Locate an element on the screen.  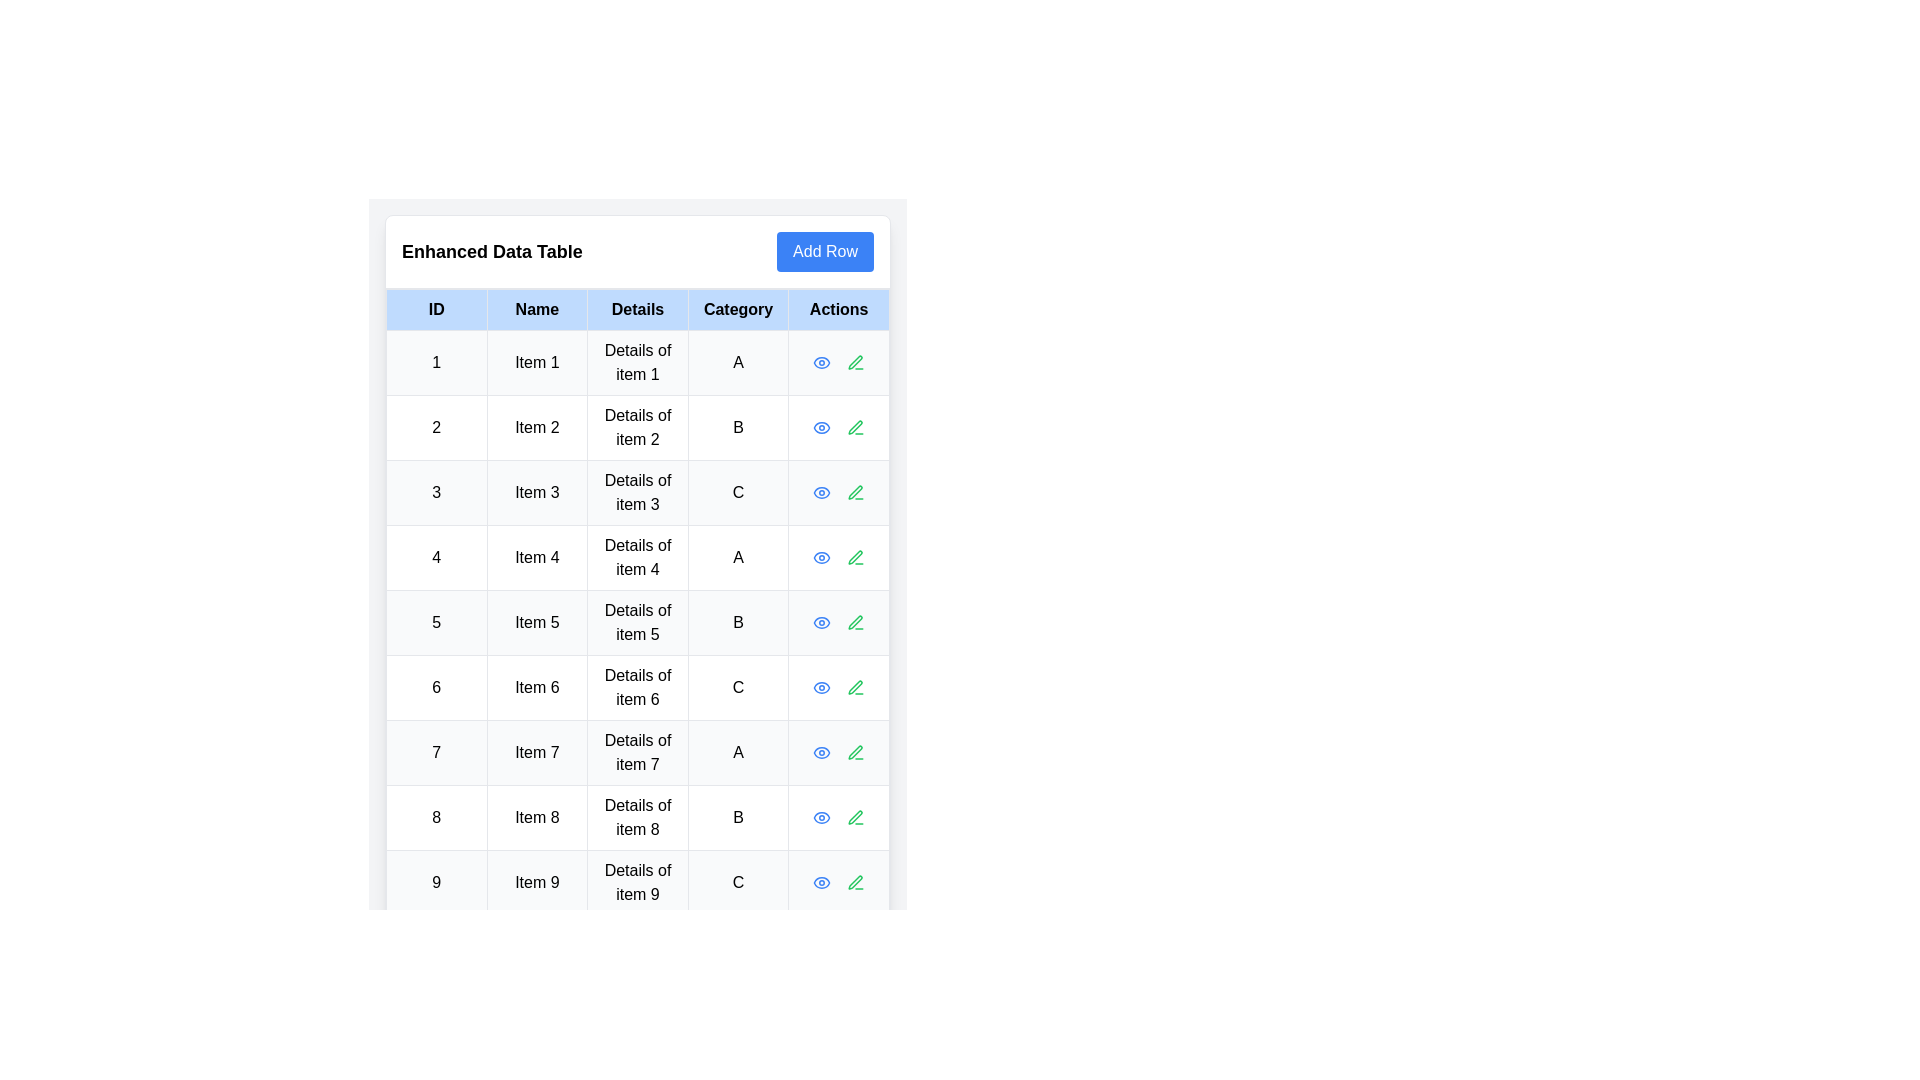
the text display containing 'Details of item 6' in the table, located in row 6 under the third column is located at coordinates (637, 686).